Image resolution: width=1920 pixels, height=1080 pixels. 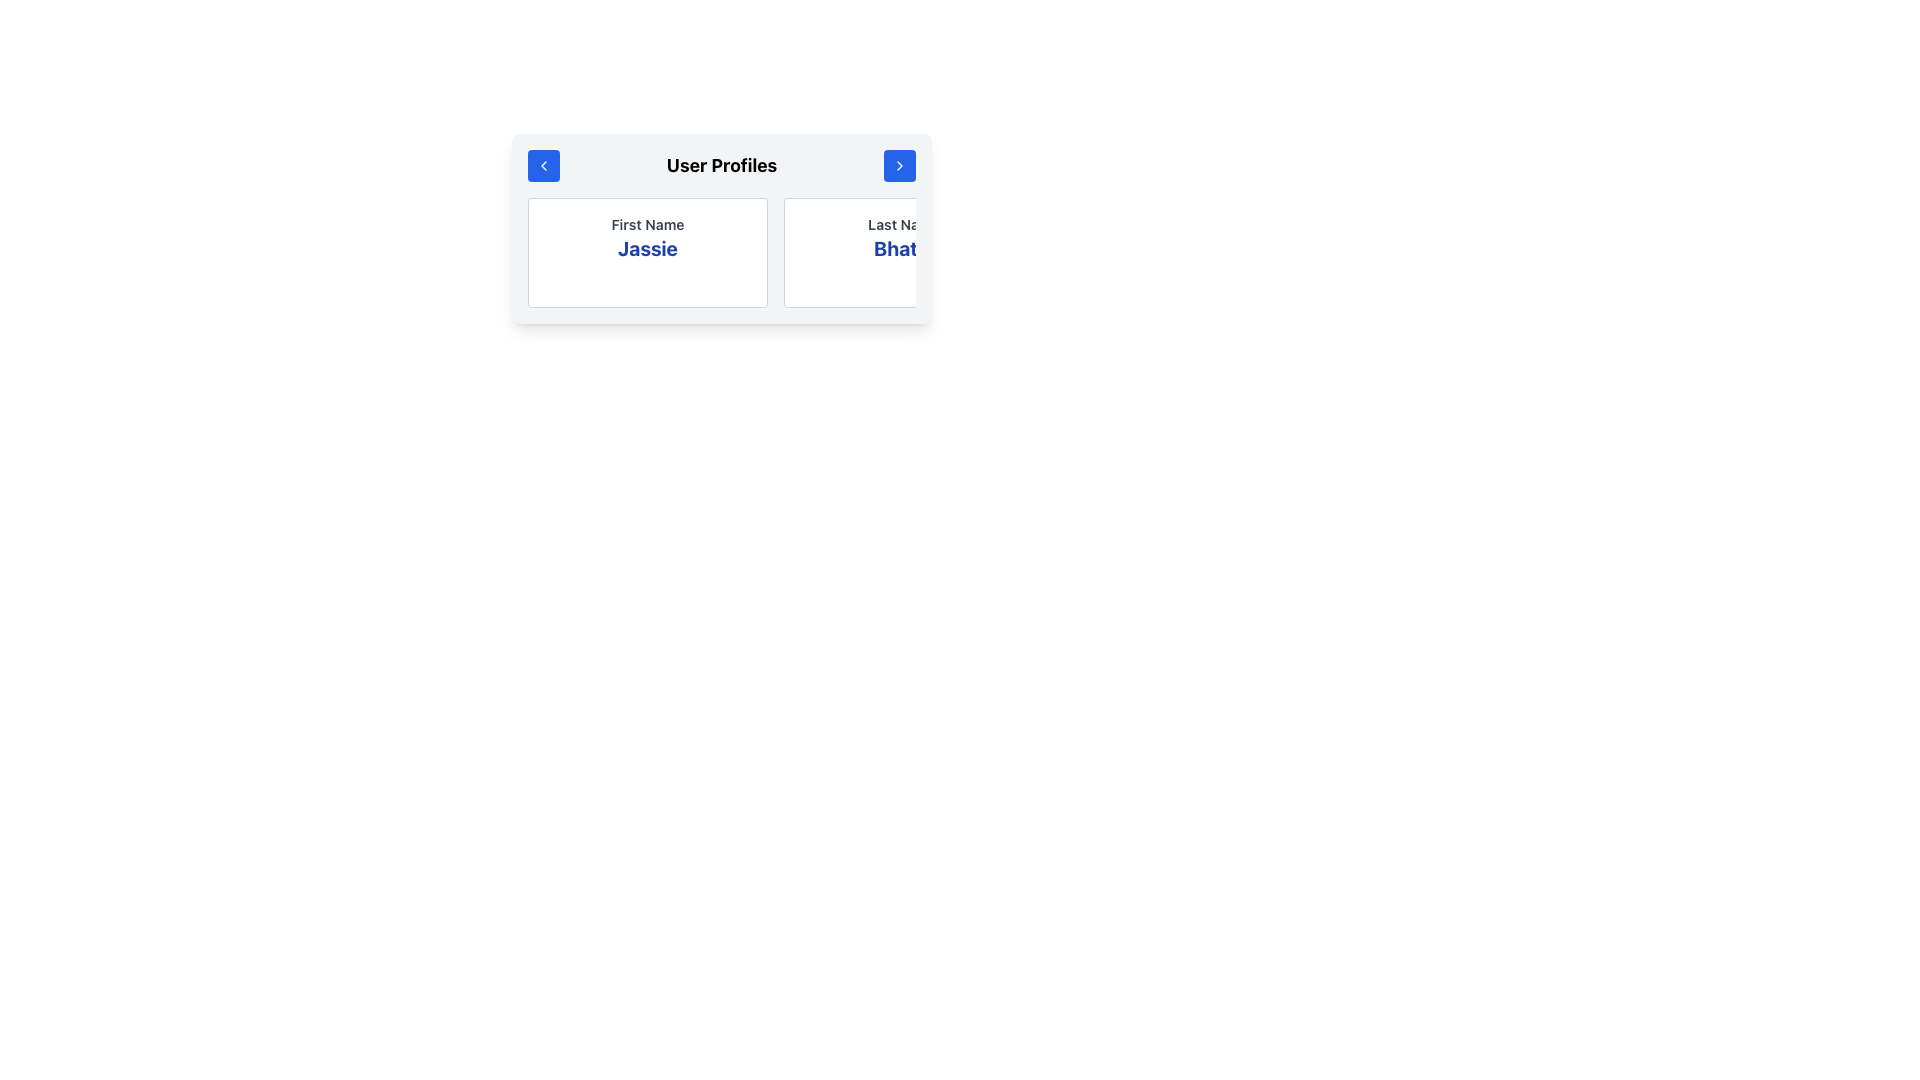 I want to click on the 'First Name' text label, which is in bold, small-sized dark gray font and located above the blue text 'Jassie' in the 'User Profiles' layout, so click(x=648, y=224).